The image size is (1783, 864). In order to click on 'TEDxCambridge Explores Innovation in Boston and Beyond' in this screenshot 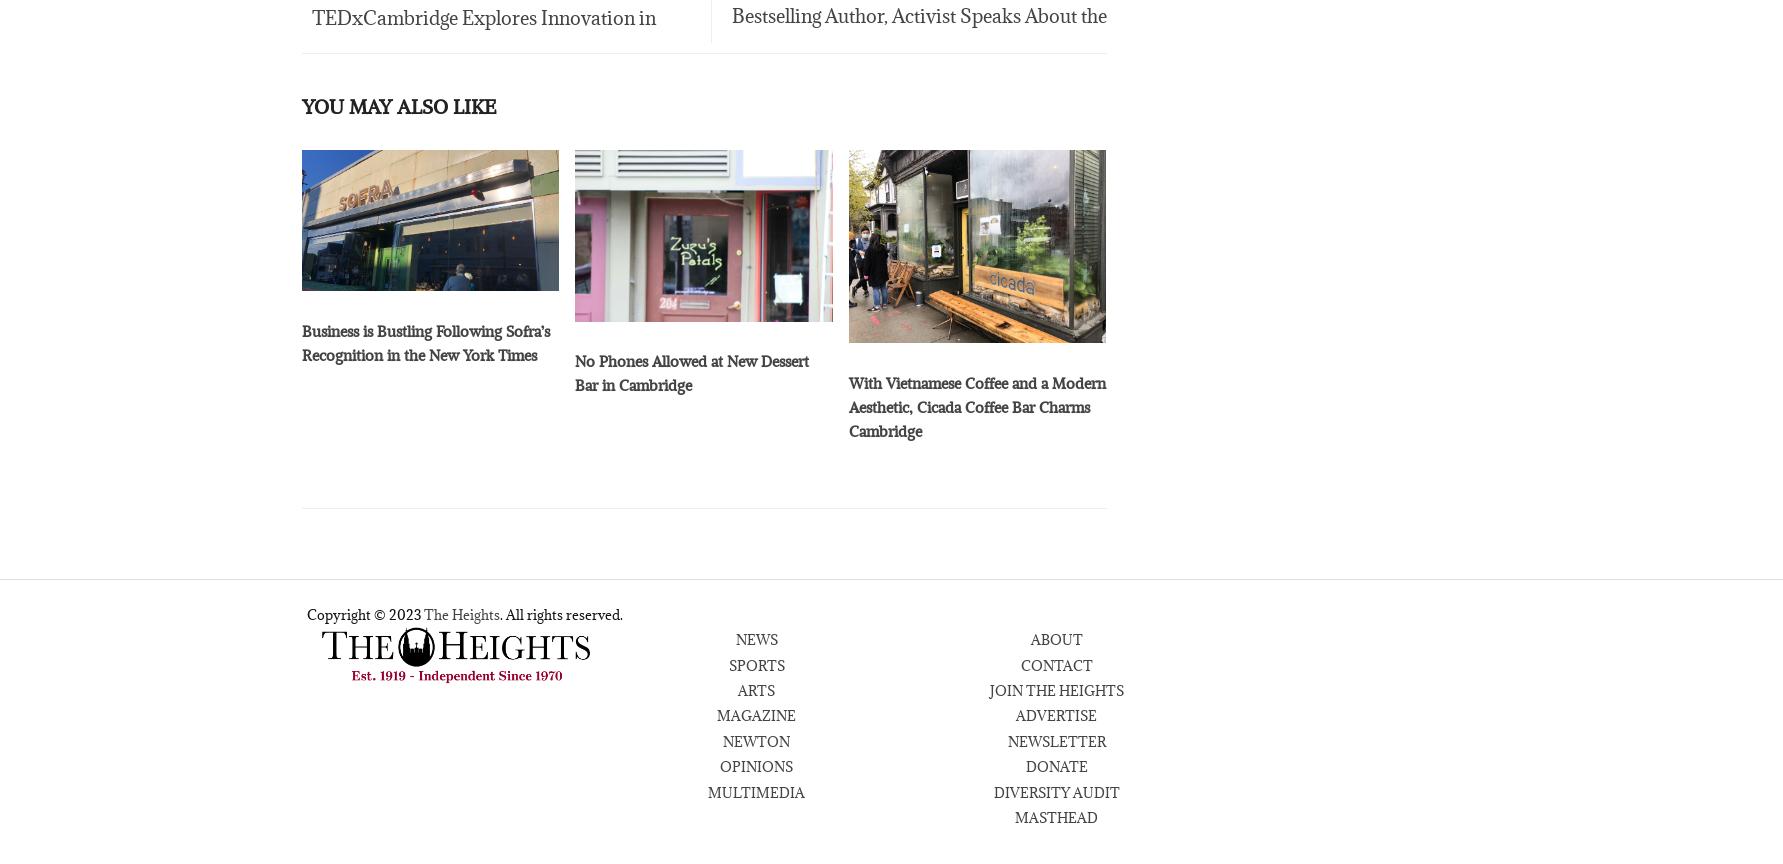, I will do `click(478, 47)`.